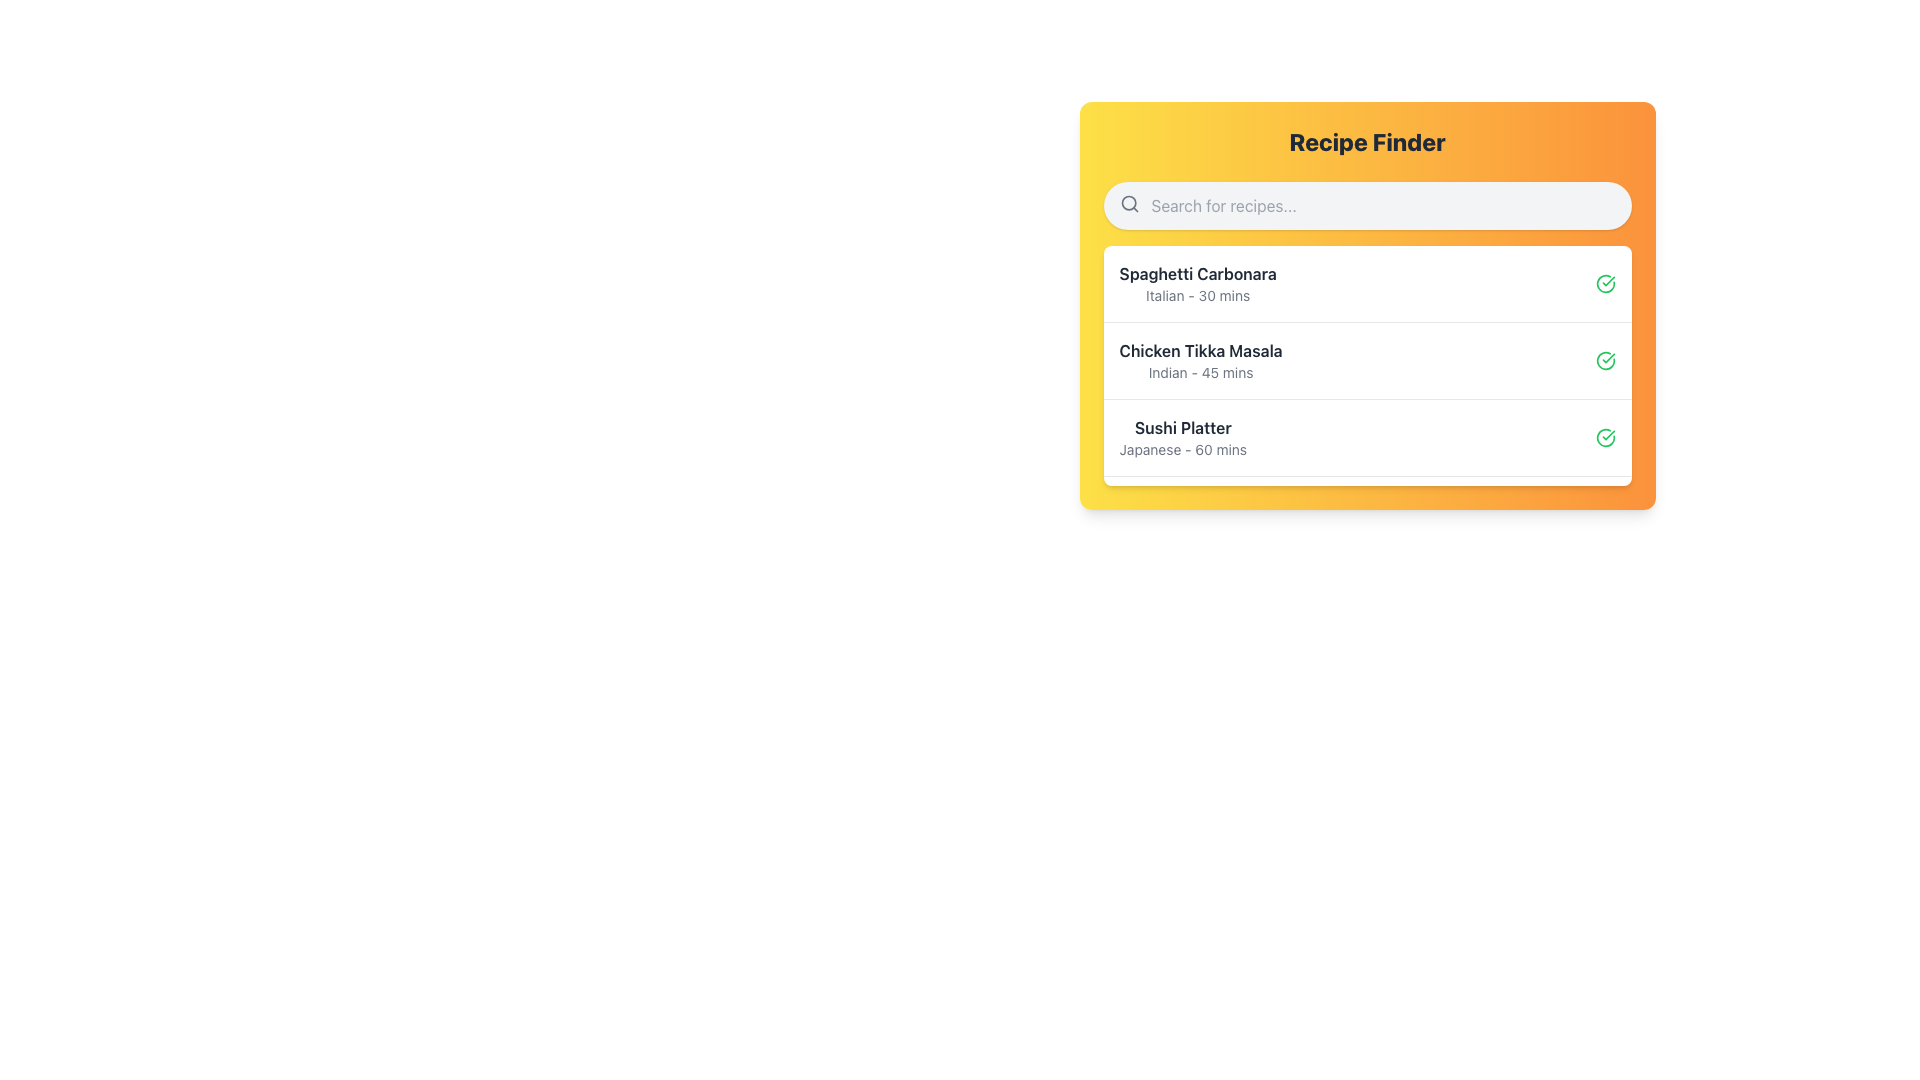 The width and height of the screenshot is (1920, 1080). I want to click on the circular vector graphic icon located at the bottom-right corner of the 'Recipe Finder' card, adjacent to the 'Sushi Platter' item, so click(1605, 514).